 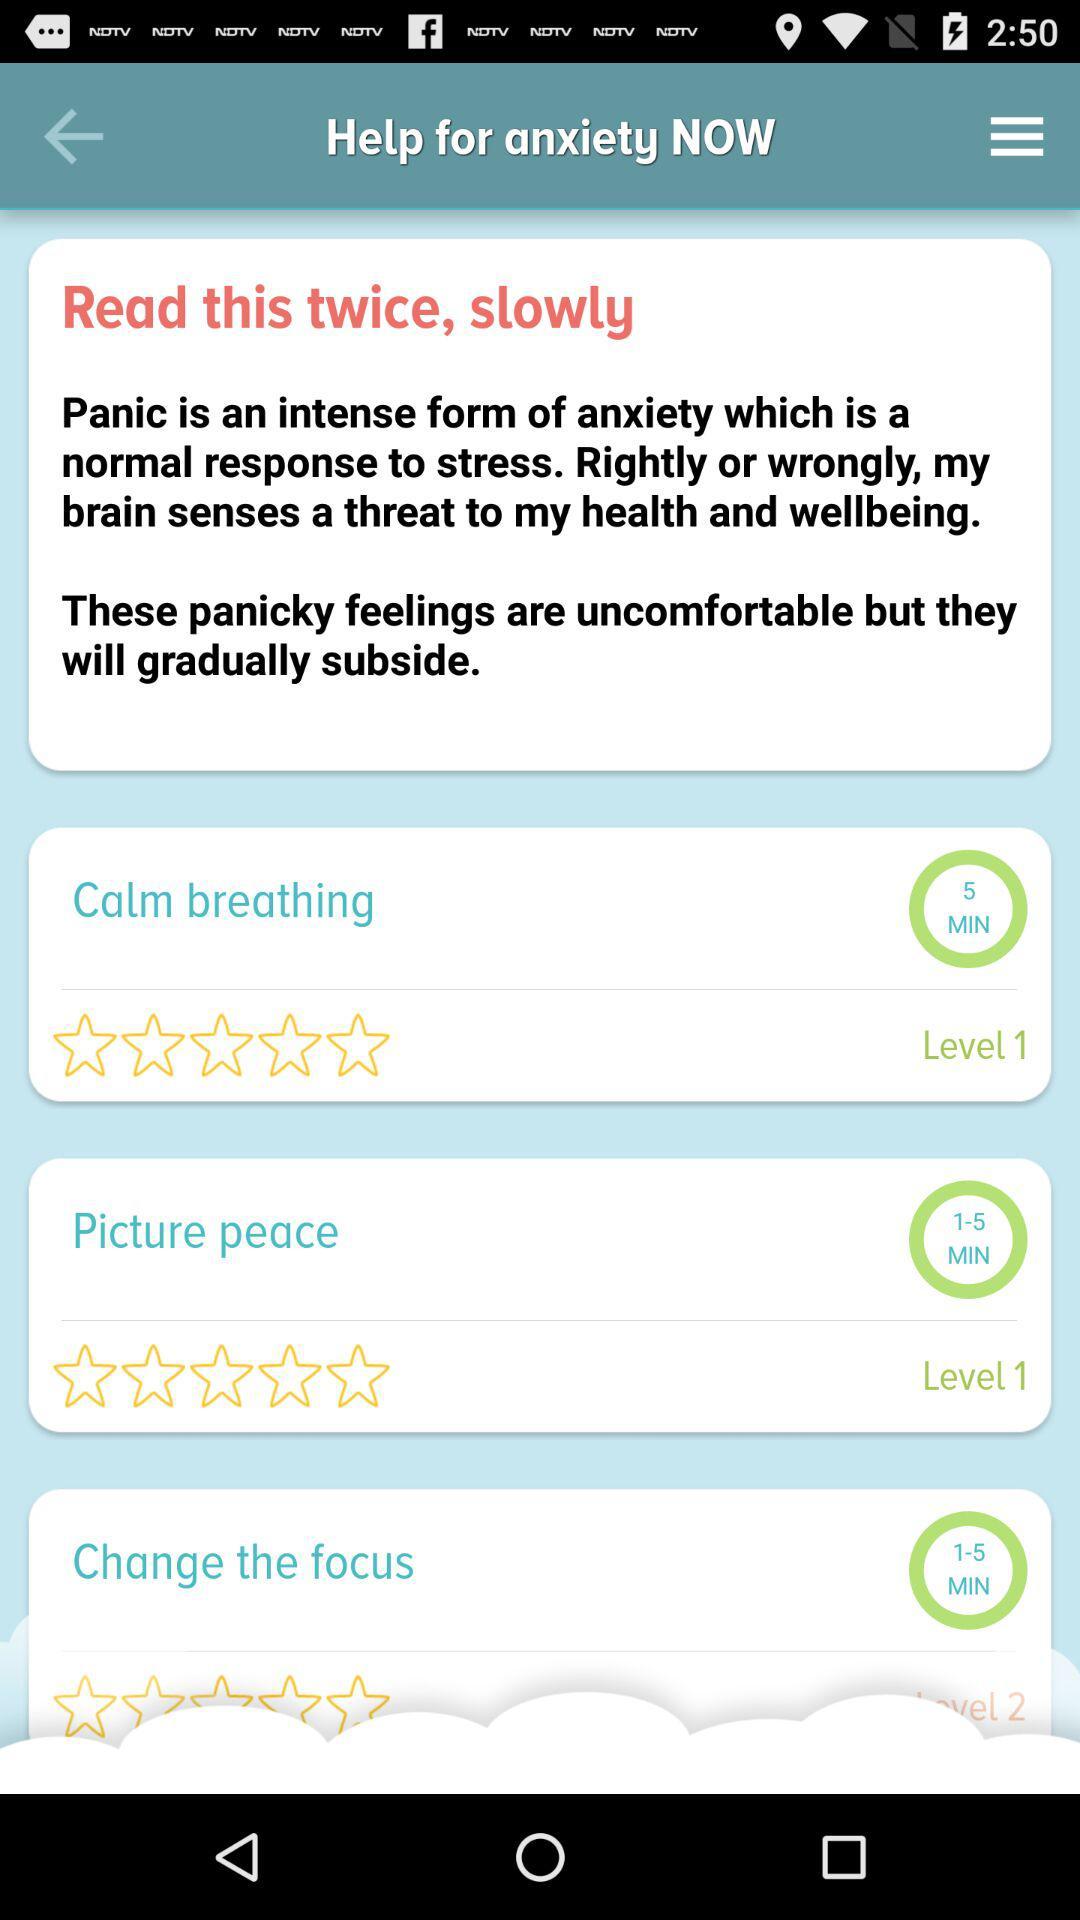 I want to click on panic is an icon, so click(x=540, y=560).